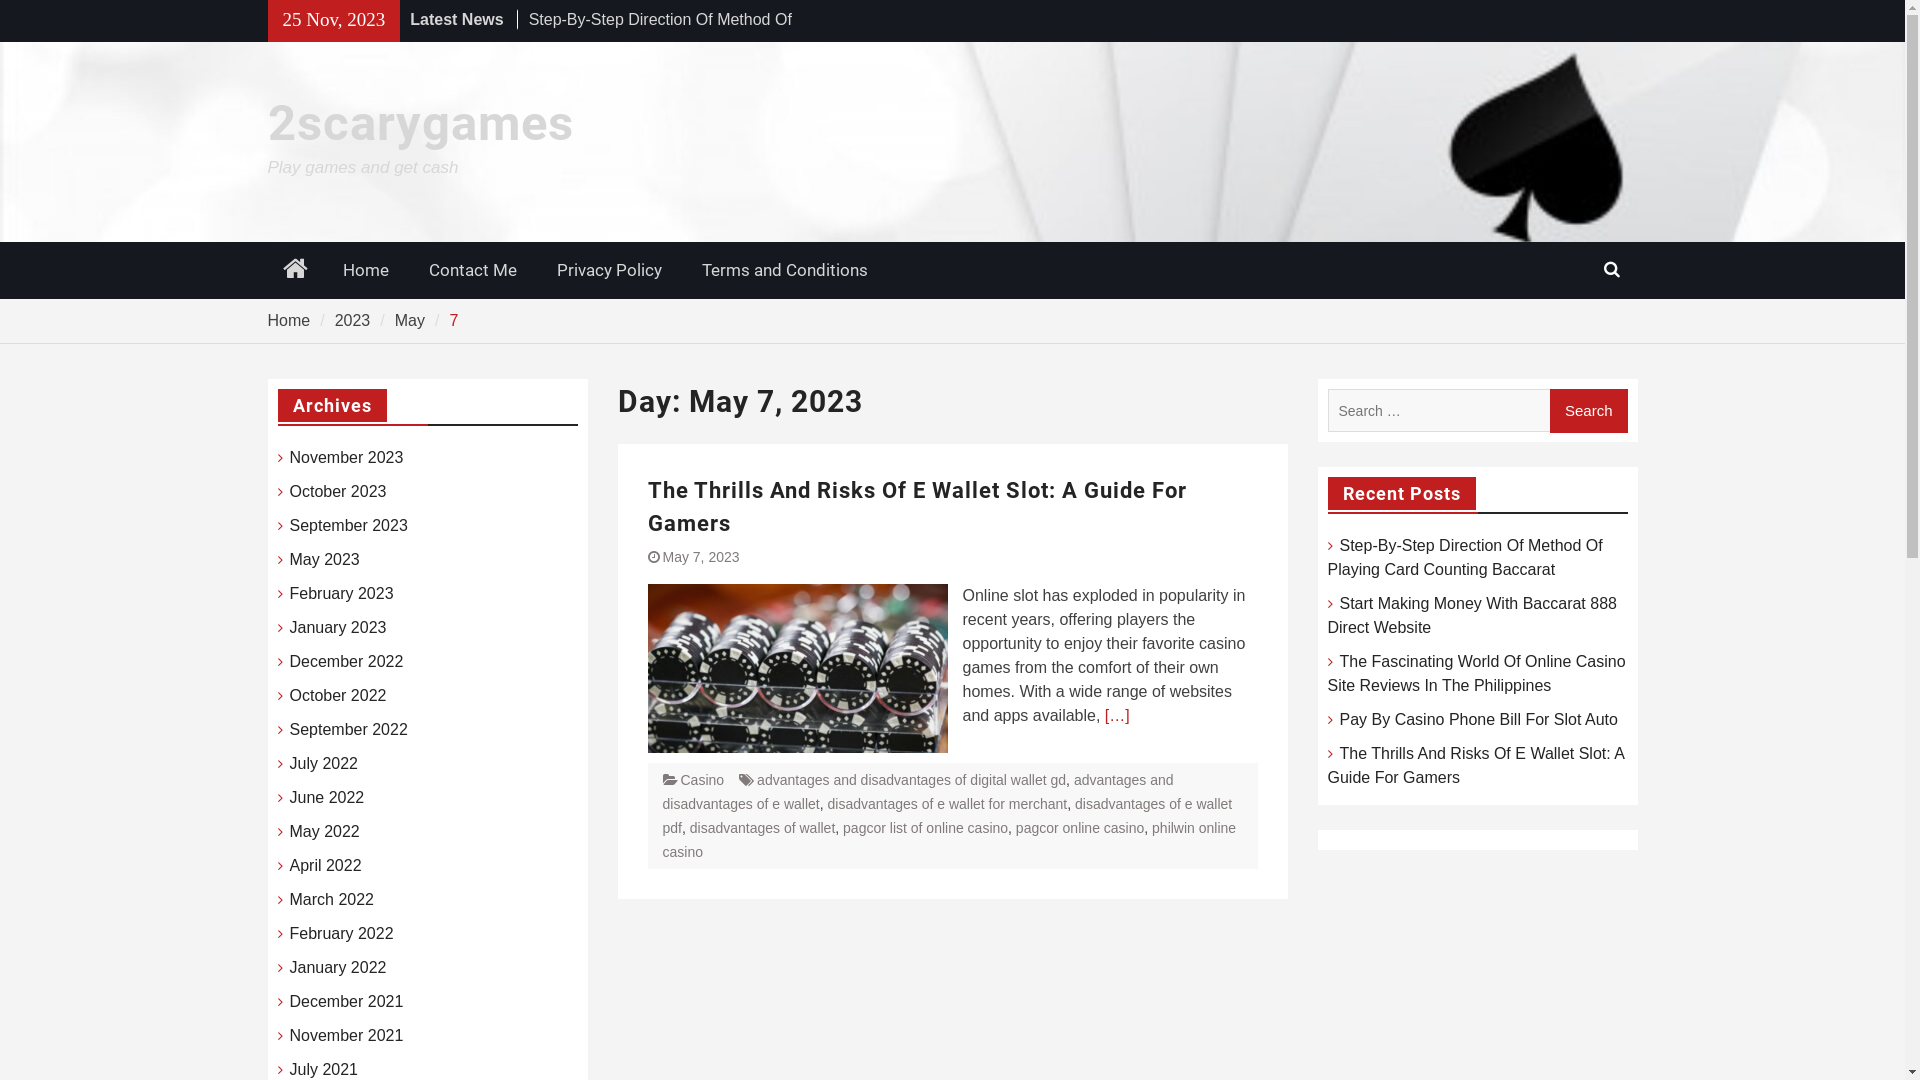 The width and height of the screenshot is (1920, 1080). Describe the element at coordinates (325, 832) in the screenshot. I see `'May 2022'` at that location.